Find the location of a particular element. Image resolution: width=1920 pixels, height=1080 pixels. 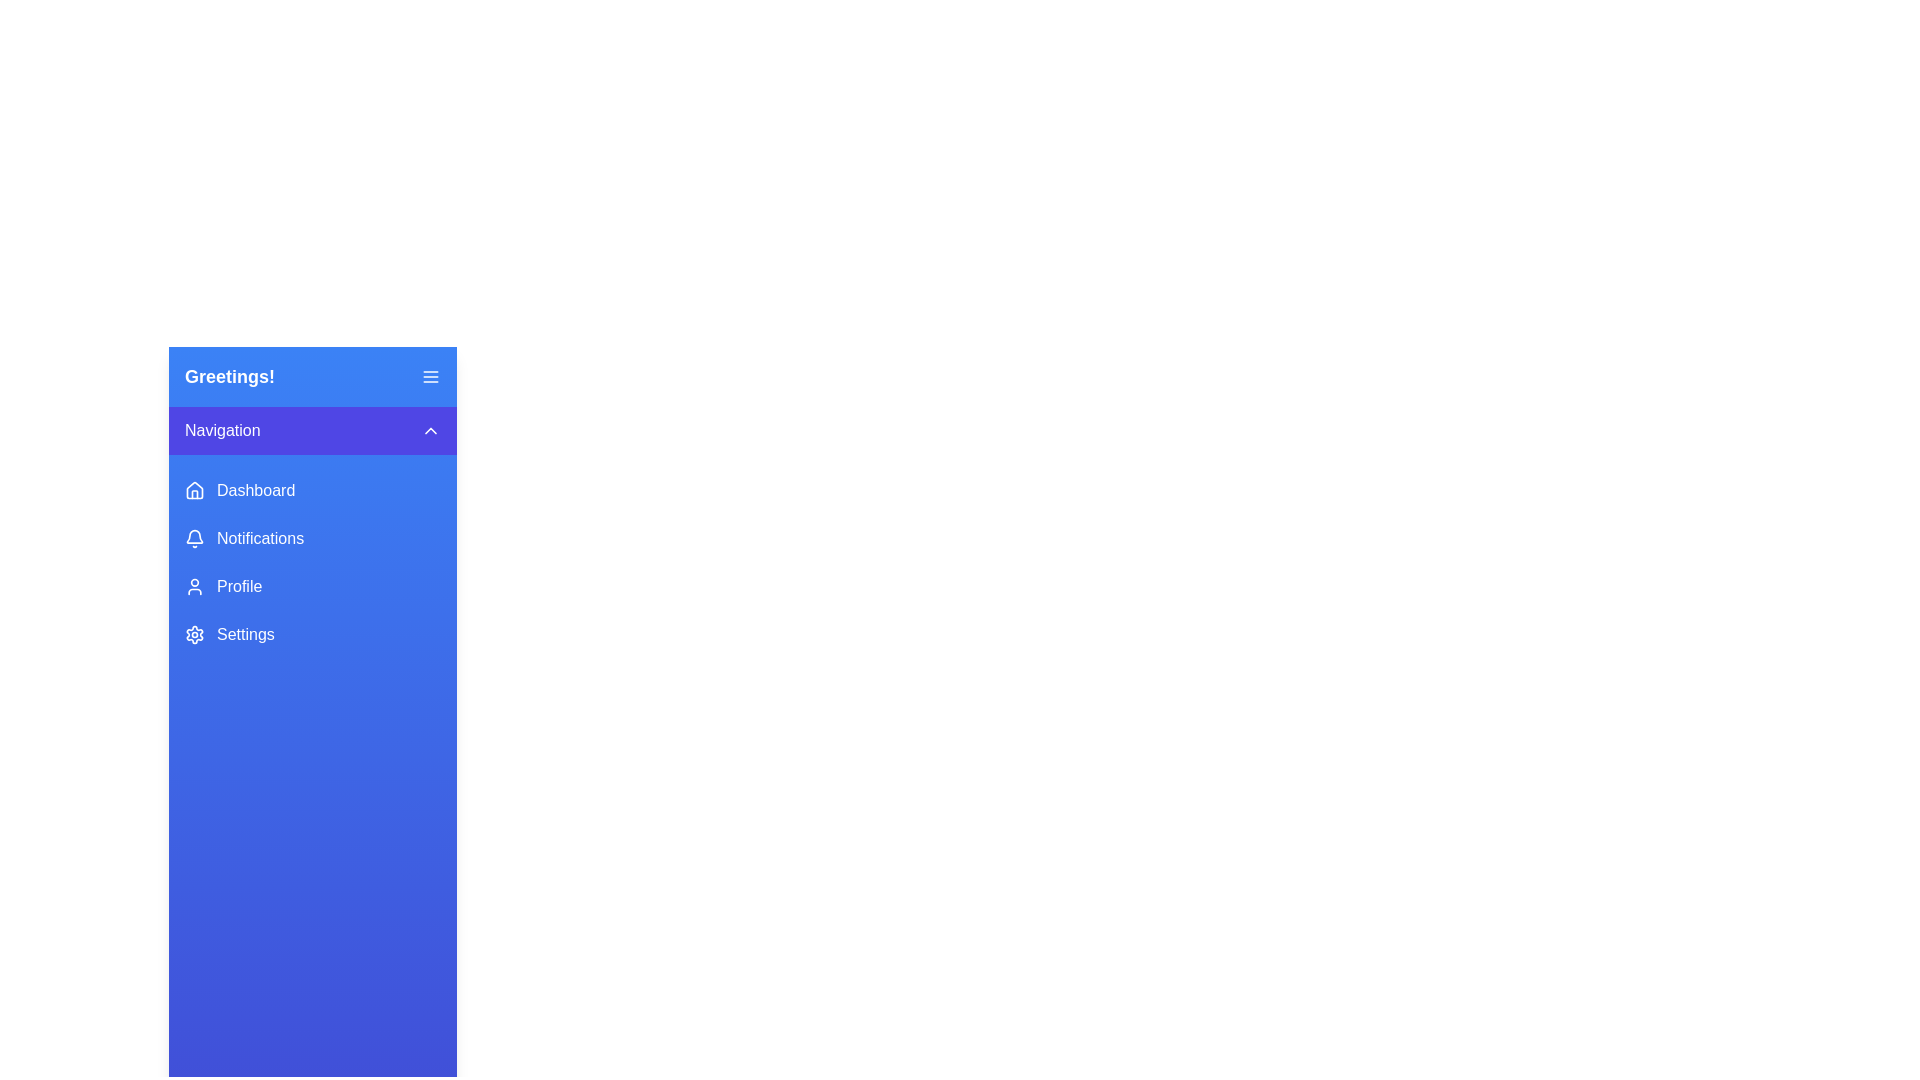

the house-shaped icon in the vertical navigation menu next to the 'Dashboard' text is located at coordinates (195, 489).